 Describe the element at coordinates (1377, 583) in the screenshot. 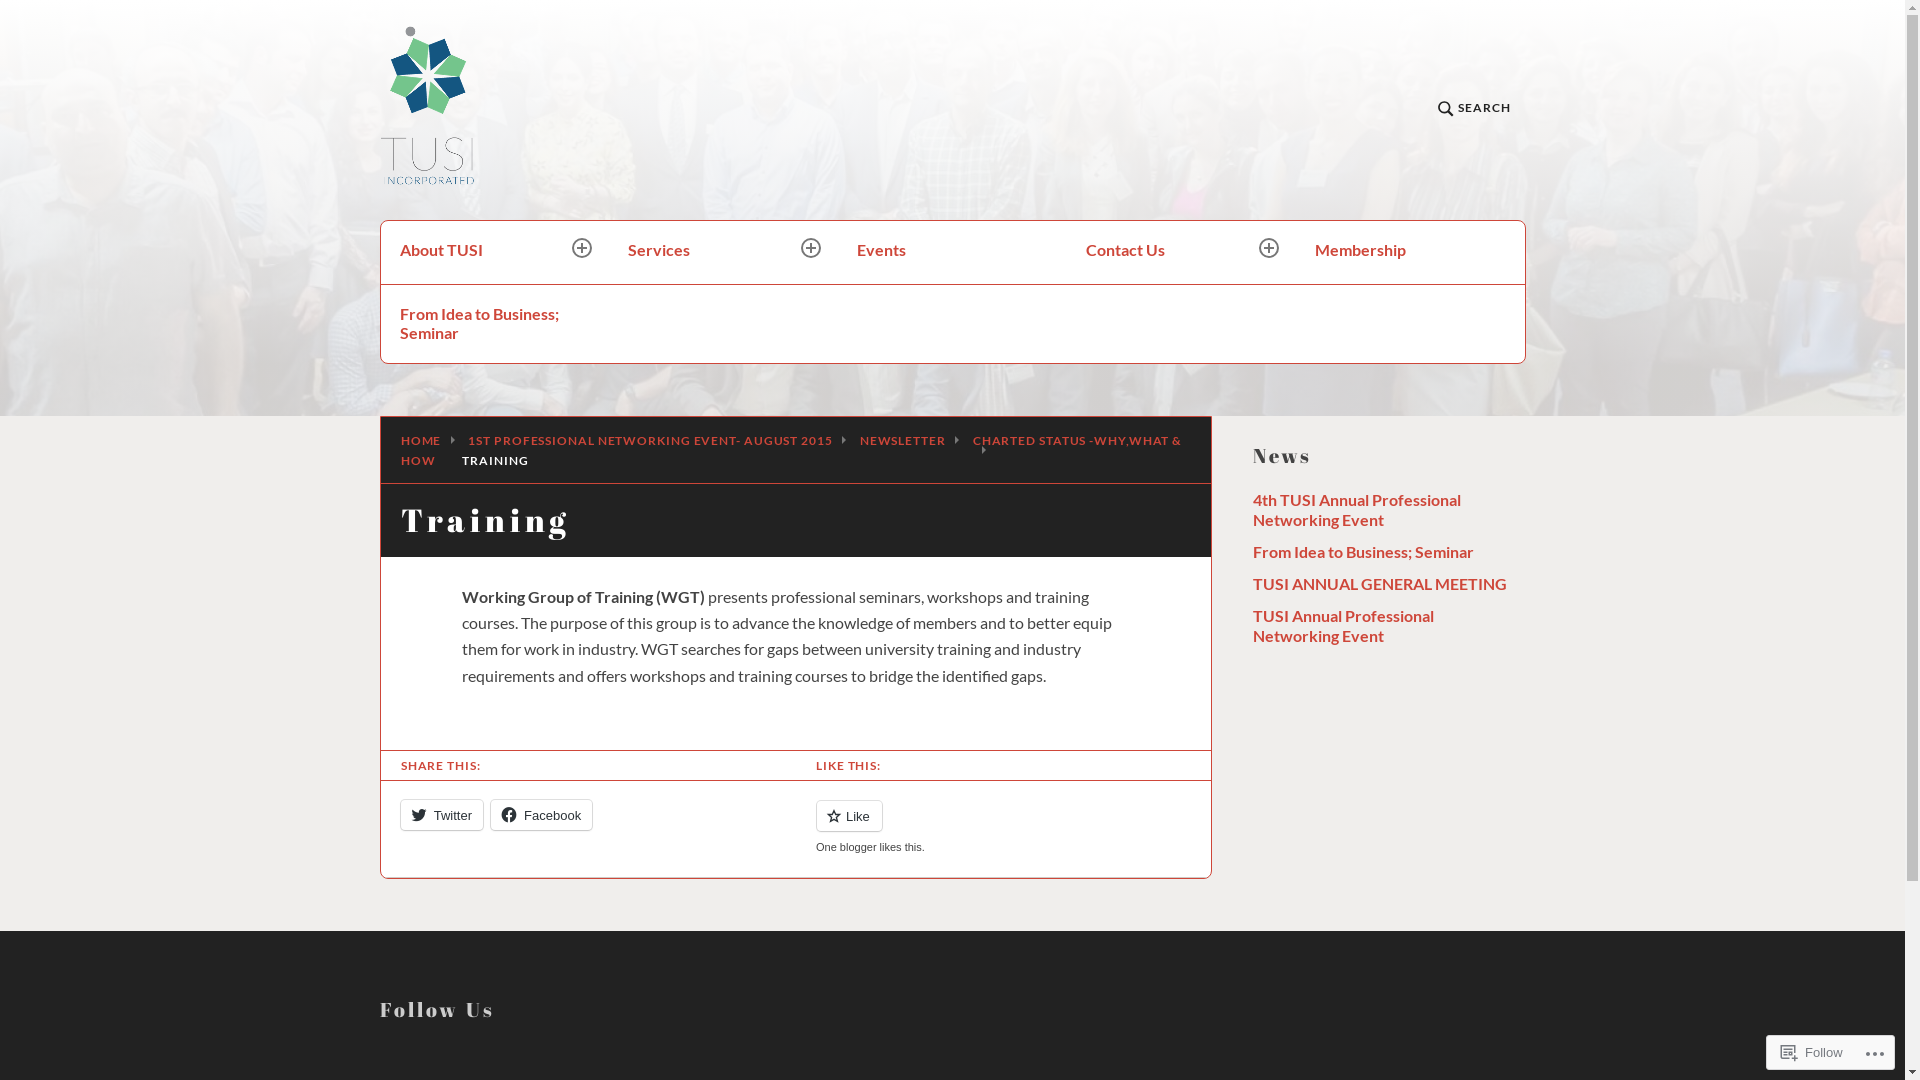

I see `'TUSI ANNUAL GENERAL MEETING'` at that location.